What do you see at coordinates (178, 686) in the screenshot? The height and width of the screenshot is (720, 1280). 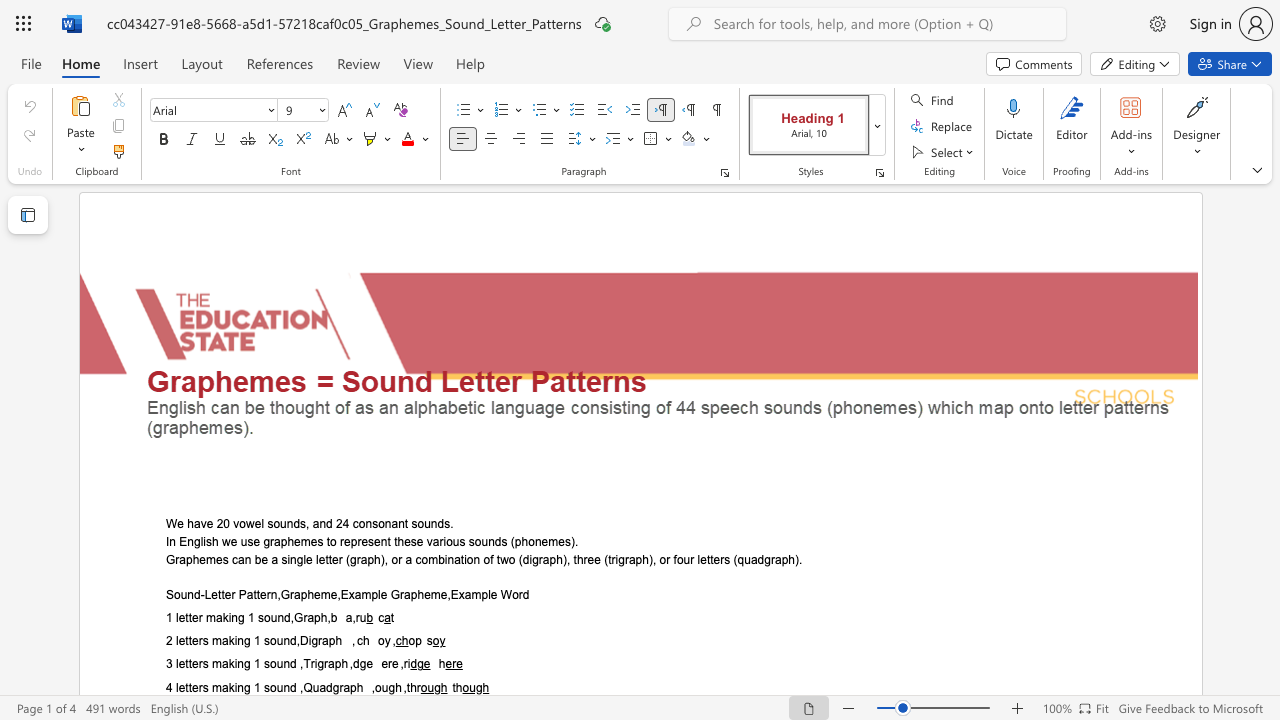 I see `the subset text "etters making 1 sound  ,Q" within the text "4 letters making 1 sound  ,Quadgraph     ,ough ,thr"` at bounding box center [178, 686].